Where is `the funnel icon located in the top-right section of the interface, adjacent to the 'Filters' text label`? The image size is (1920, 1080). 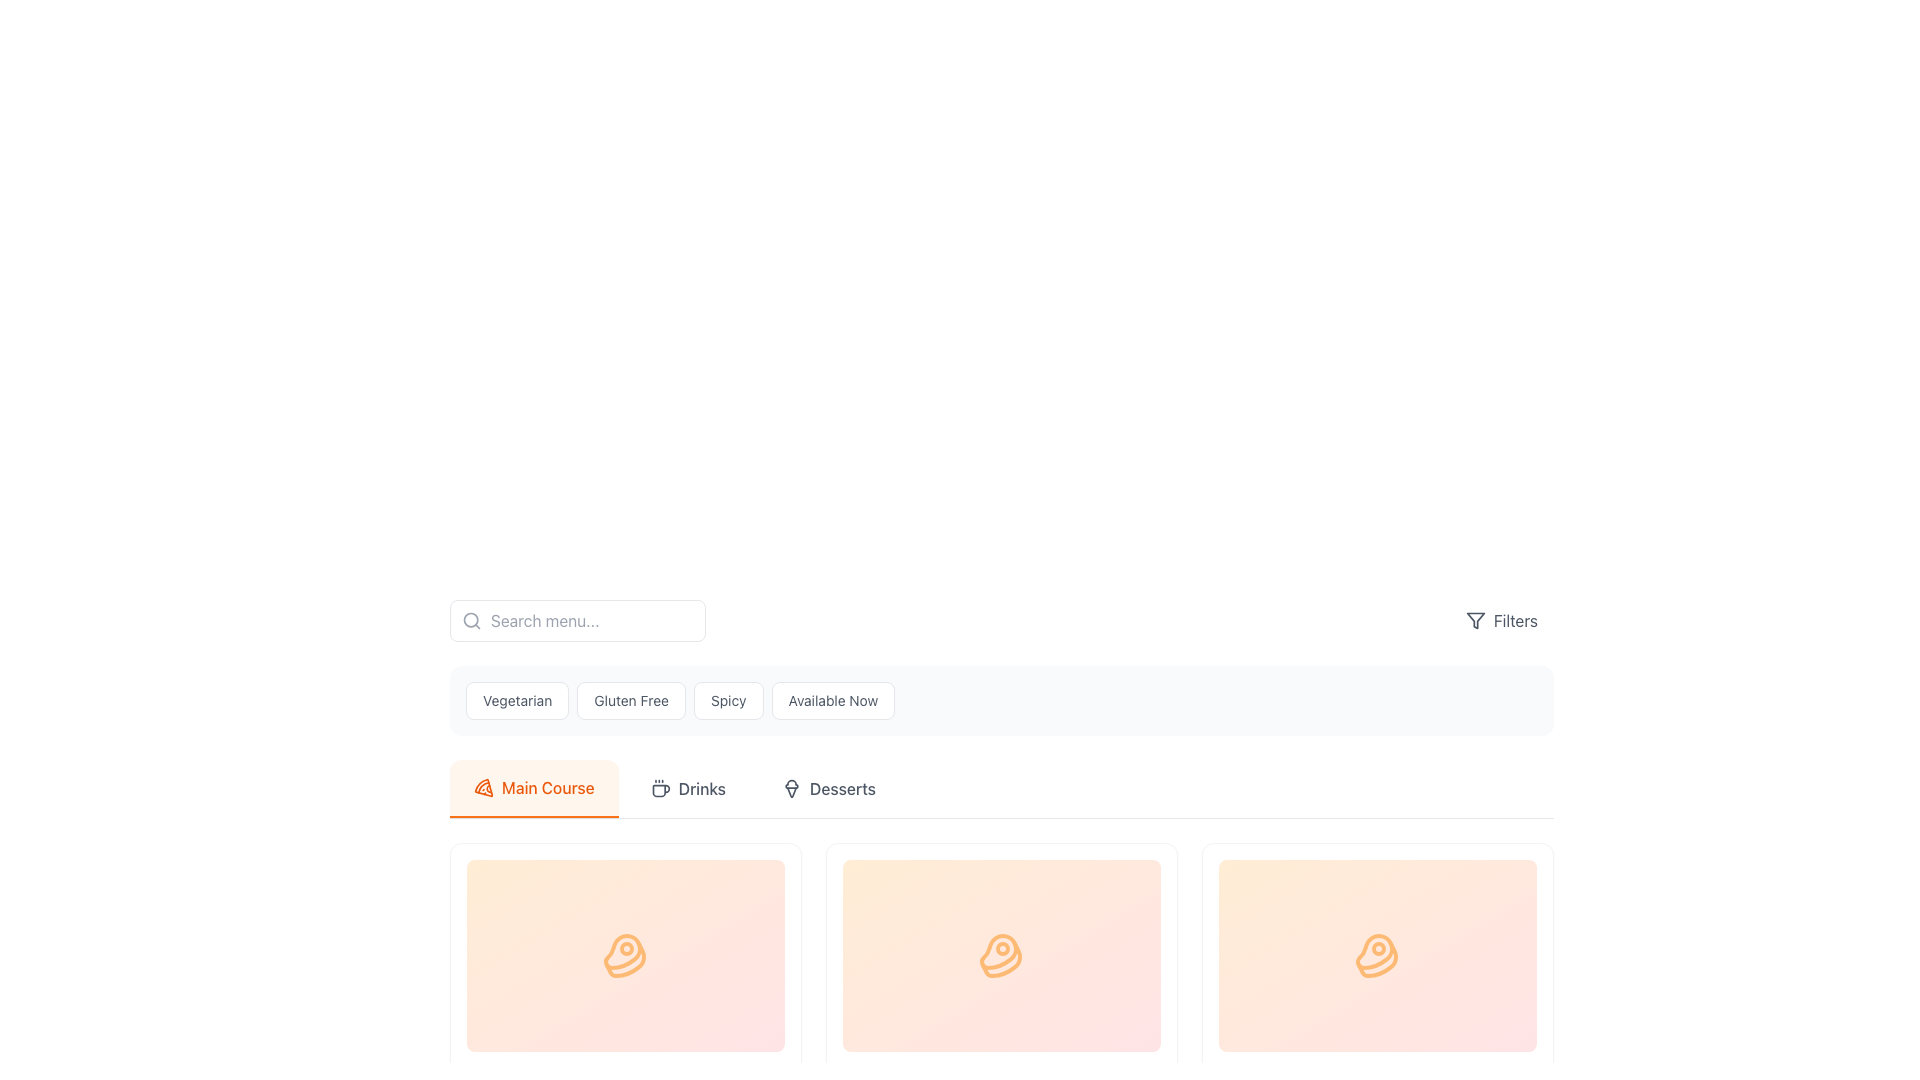 the funnel icon located in the top-right section of the interface, adjacent to the 'Filters' text label is located at coordinates (1475, 620).